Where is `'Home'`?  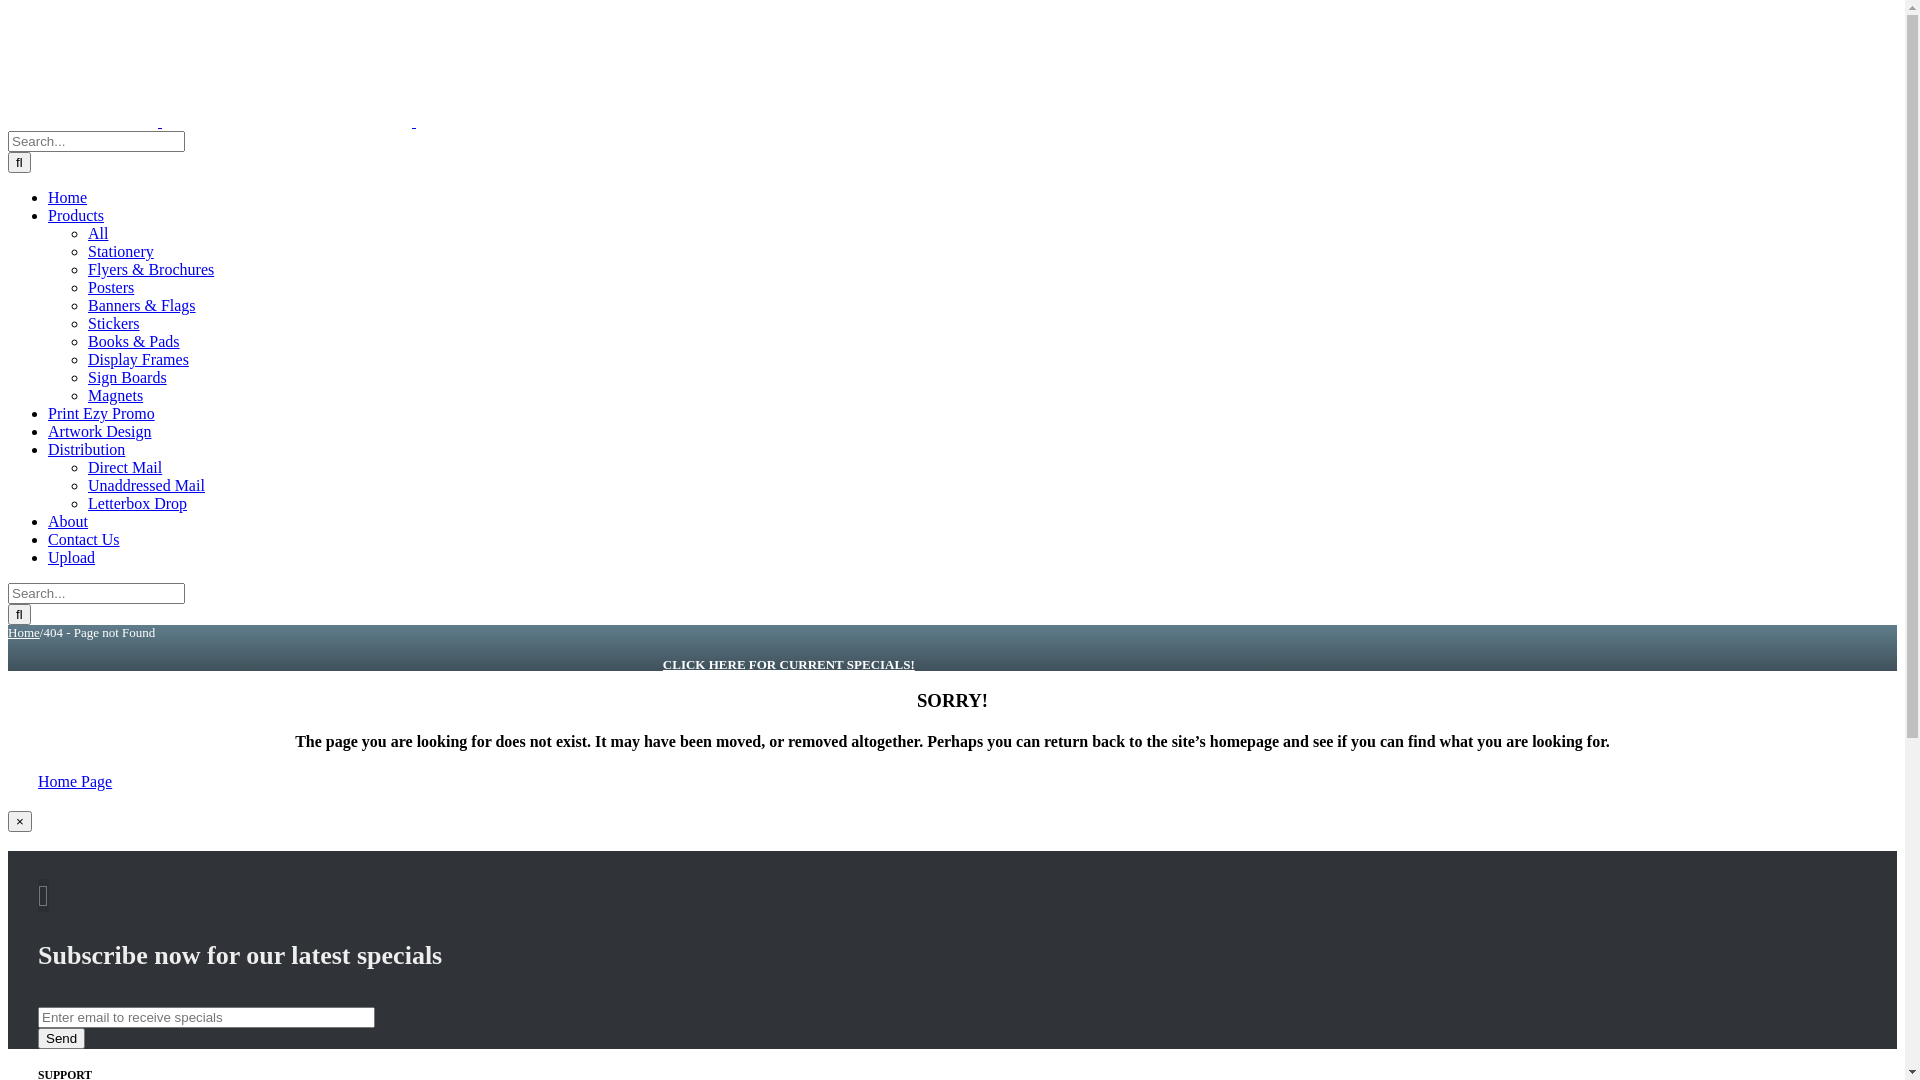
'Home' is located at coordinates (67, 197).